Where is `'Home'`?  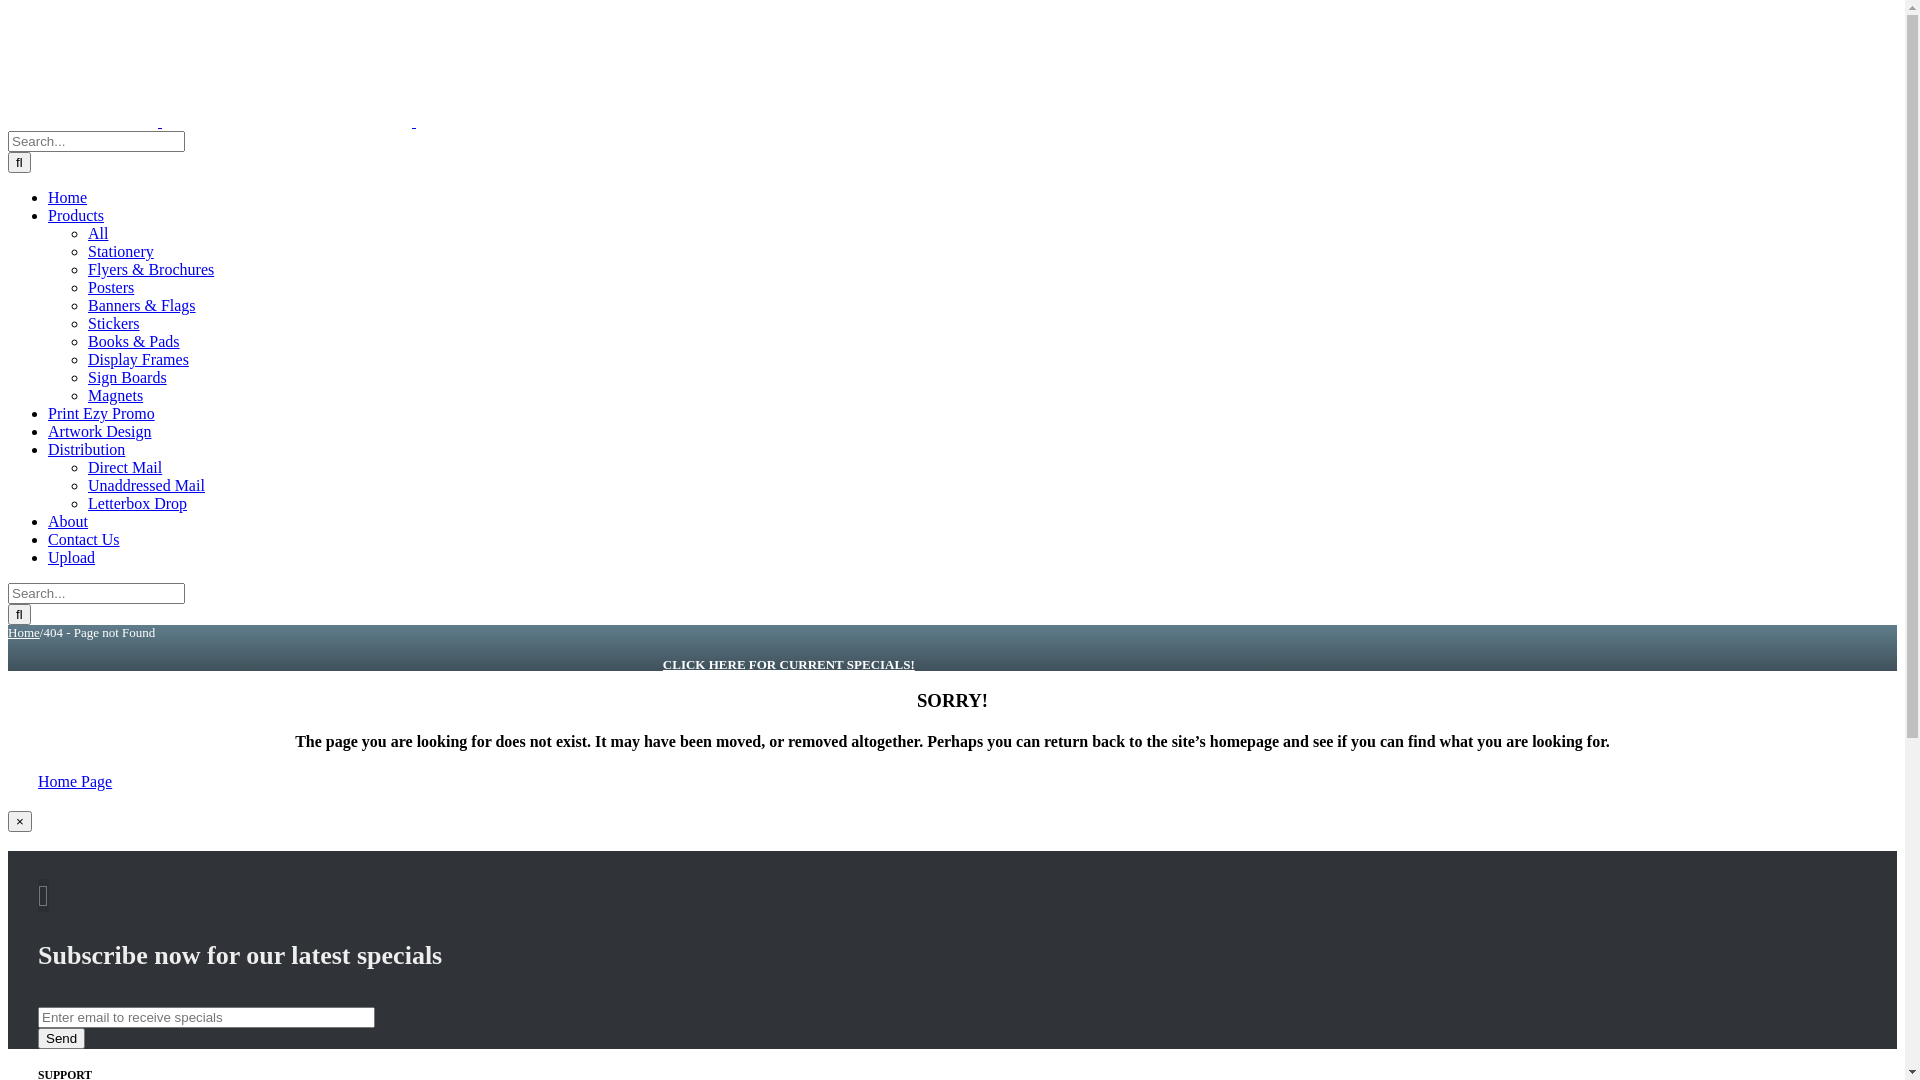
'Home' is located at coordinates (67, 197).